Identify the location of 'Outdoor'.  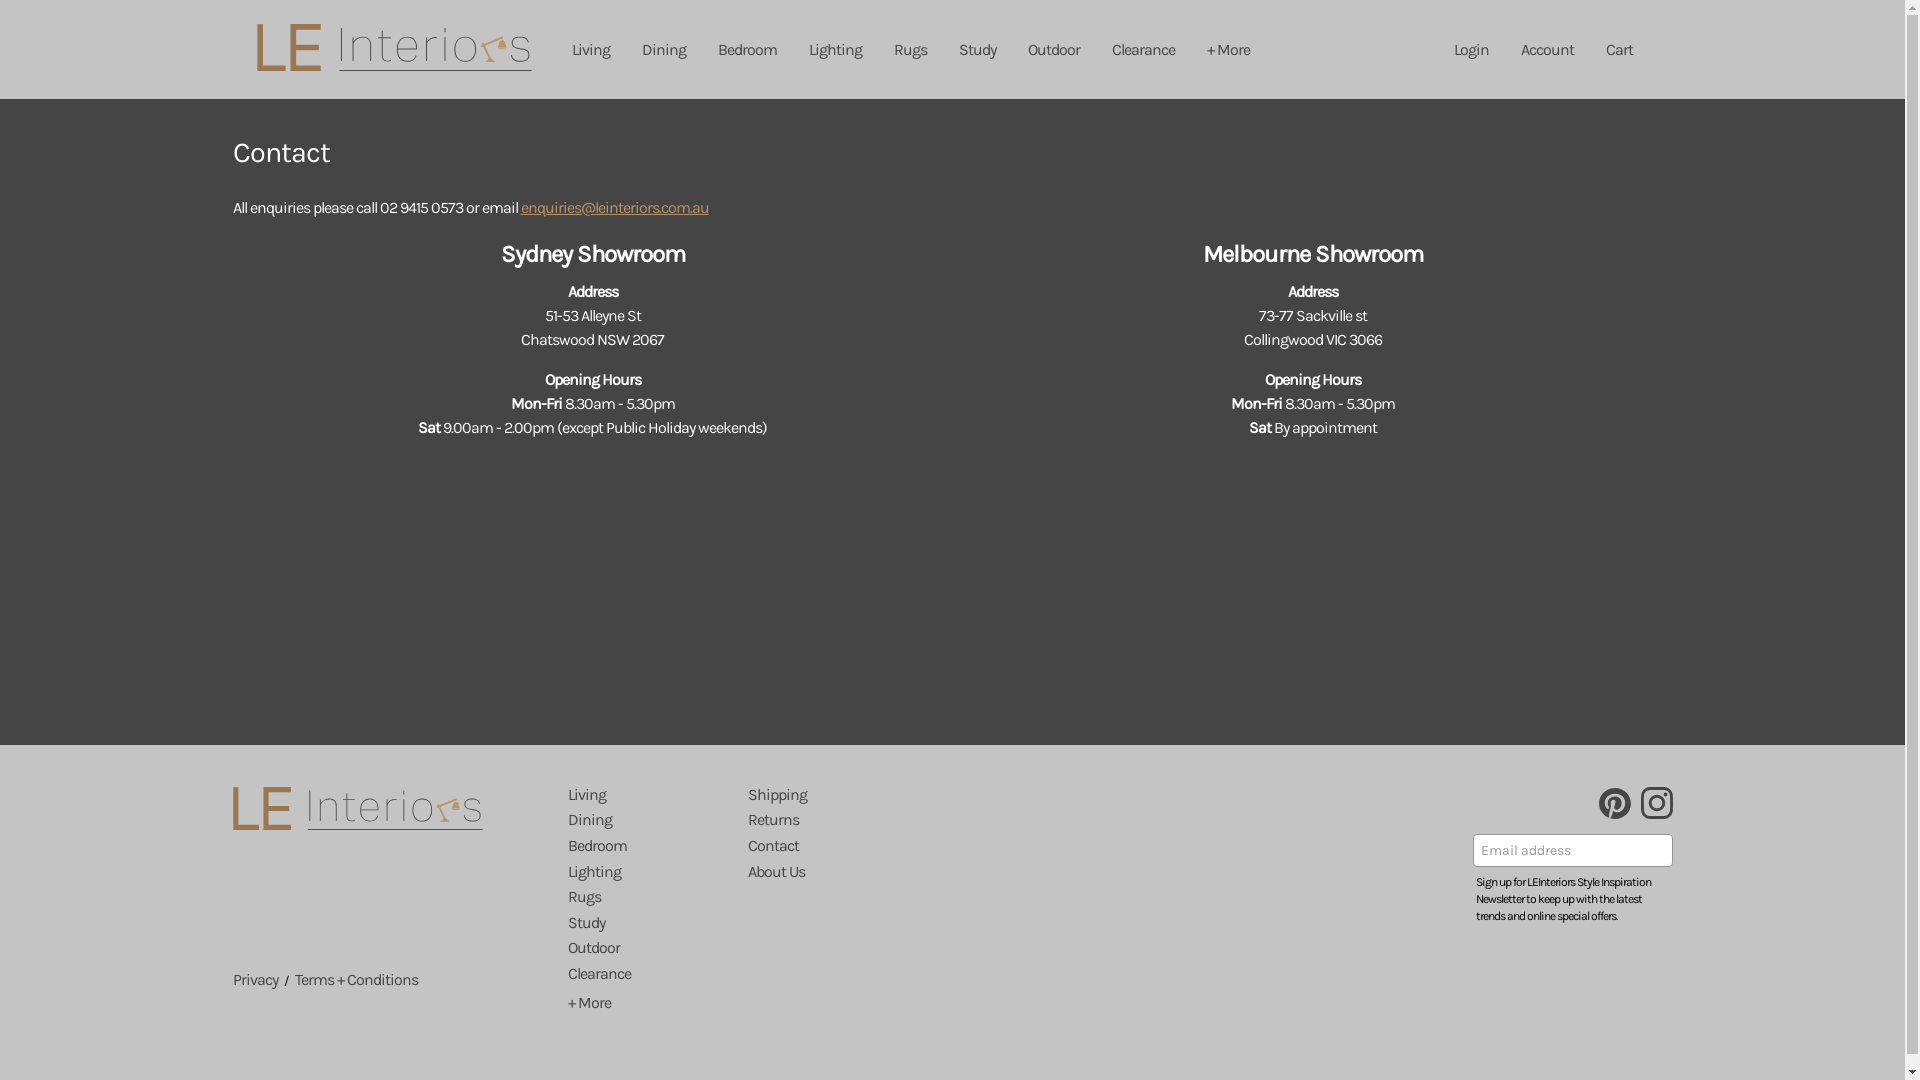
(593, 946).